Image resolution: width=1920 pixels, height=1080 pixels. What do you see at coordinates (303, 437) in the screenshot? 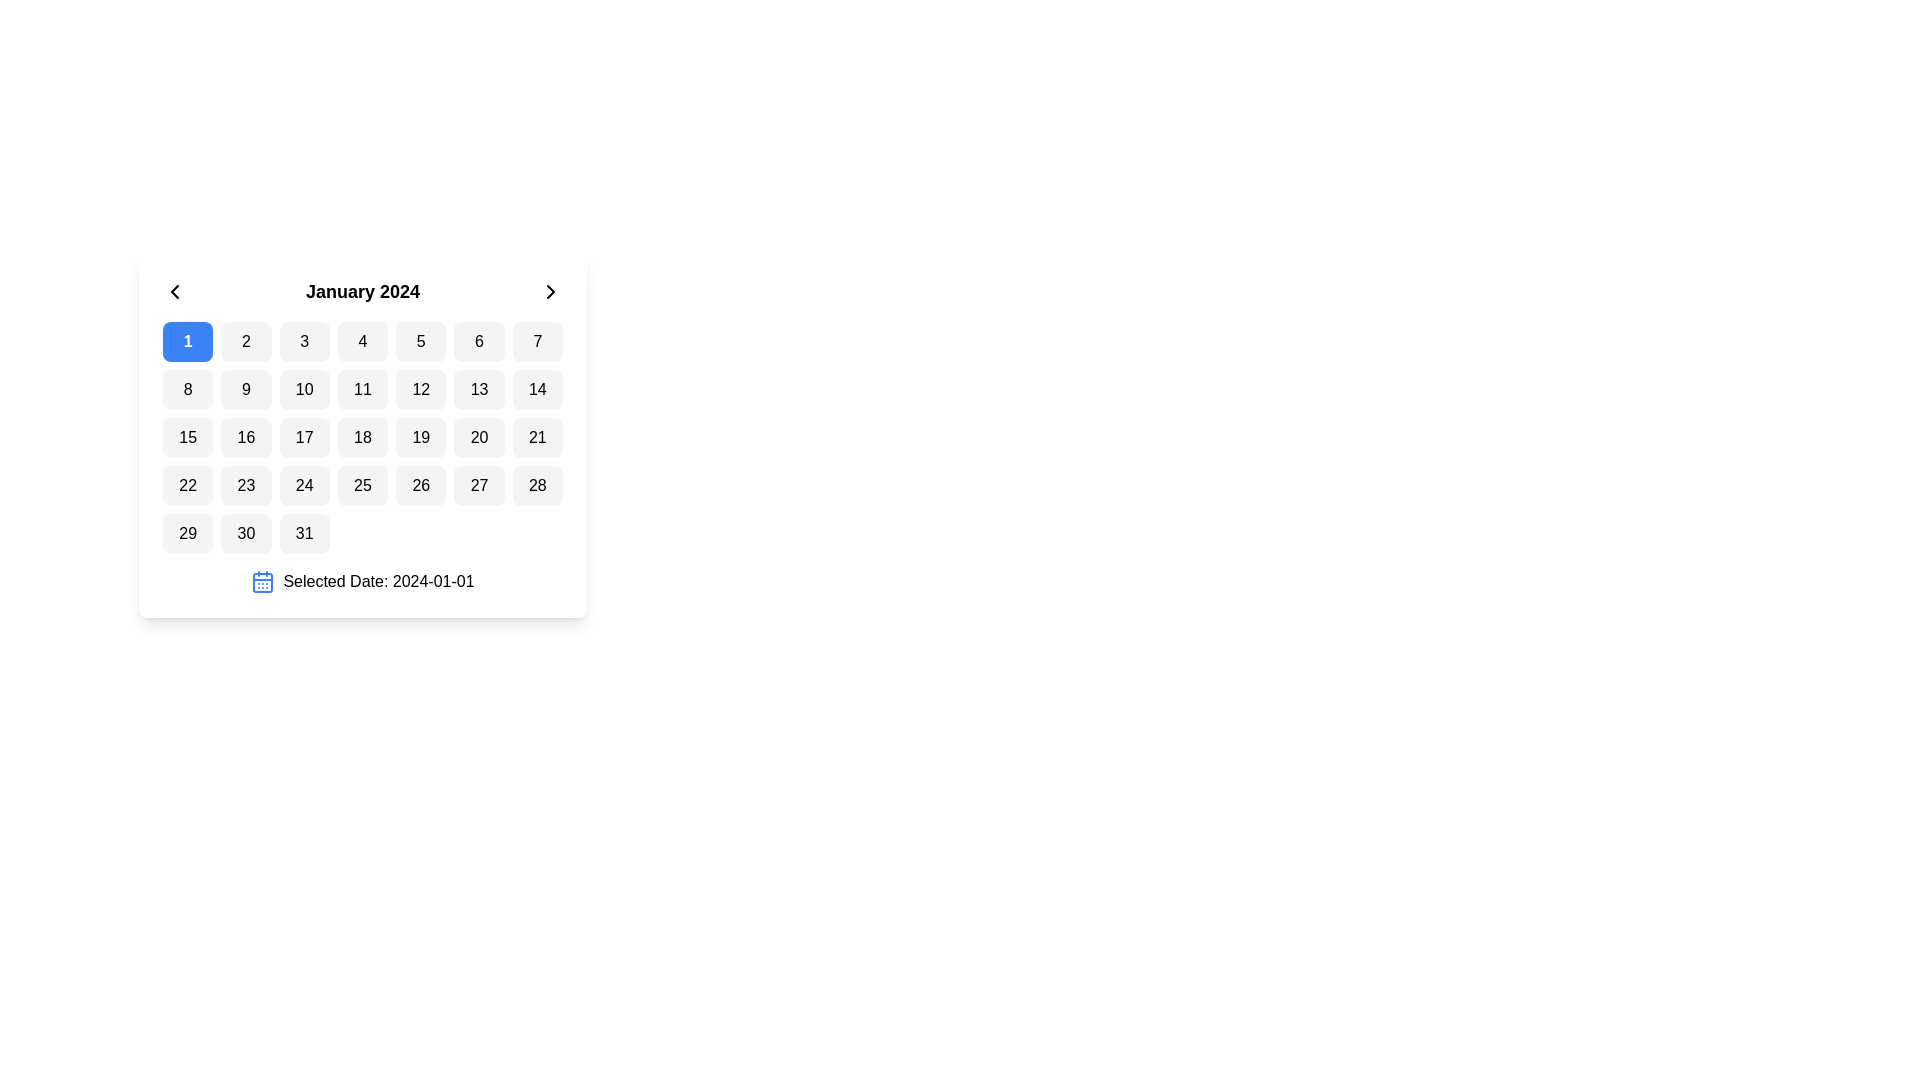
I see `the button displaying the number '17' in a rounded rectangular box with a light gray background` at bounding box center [303, 437].